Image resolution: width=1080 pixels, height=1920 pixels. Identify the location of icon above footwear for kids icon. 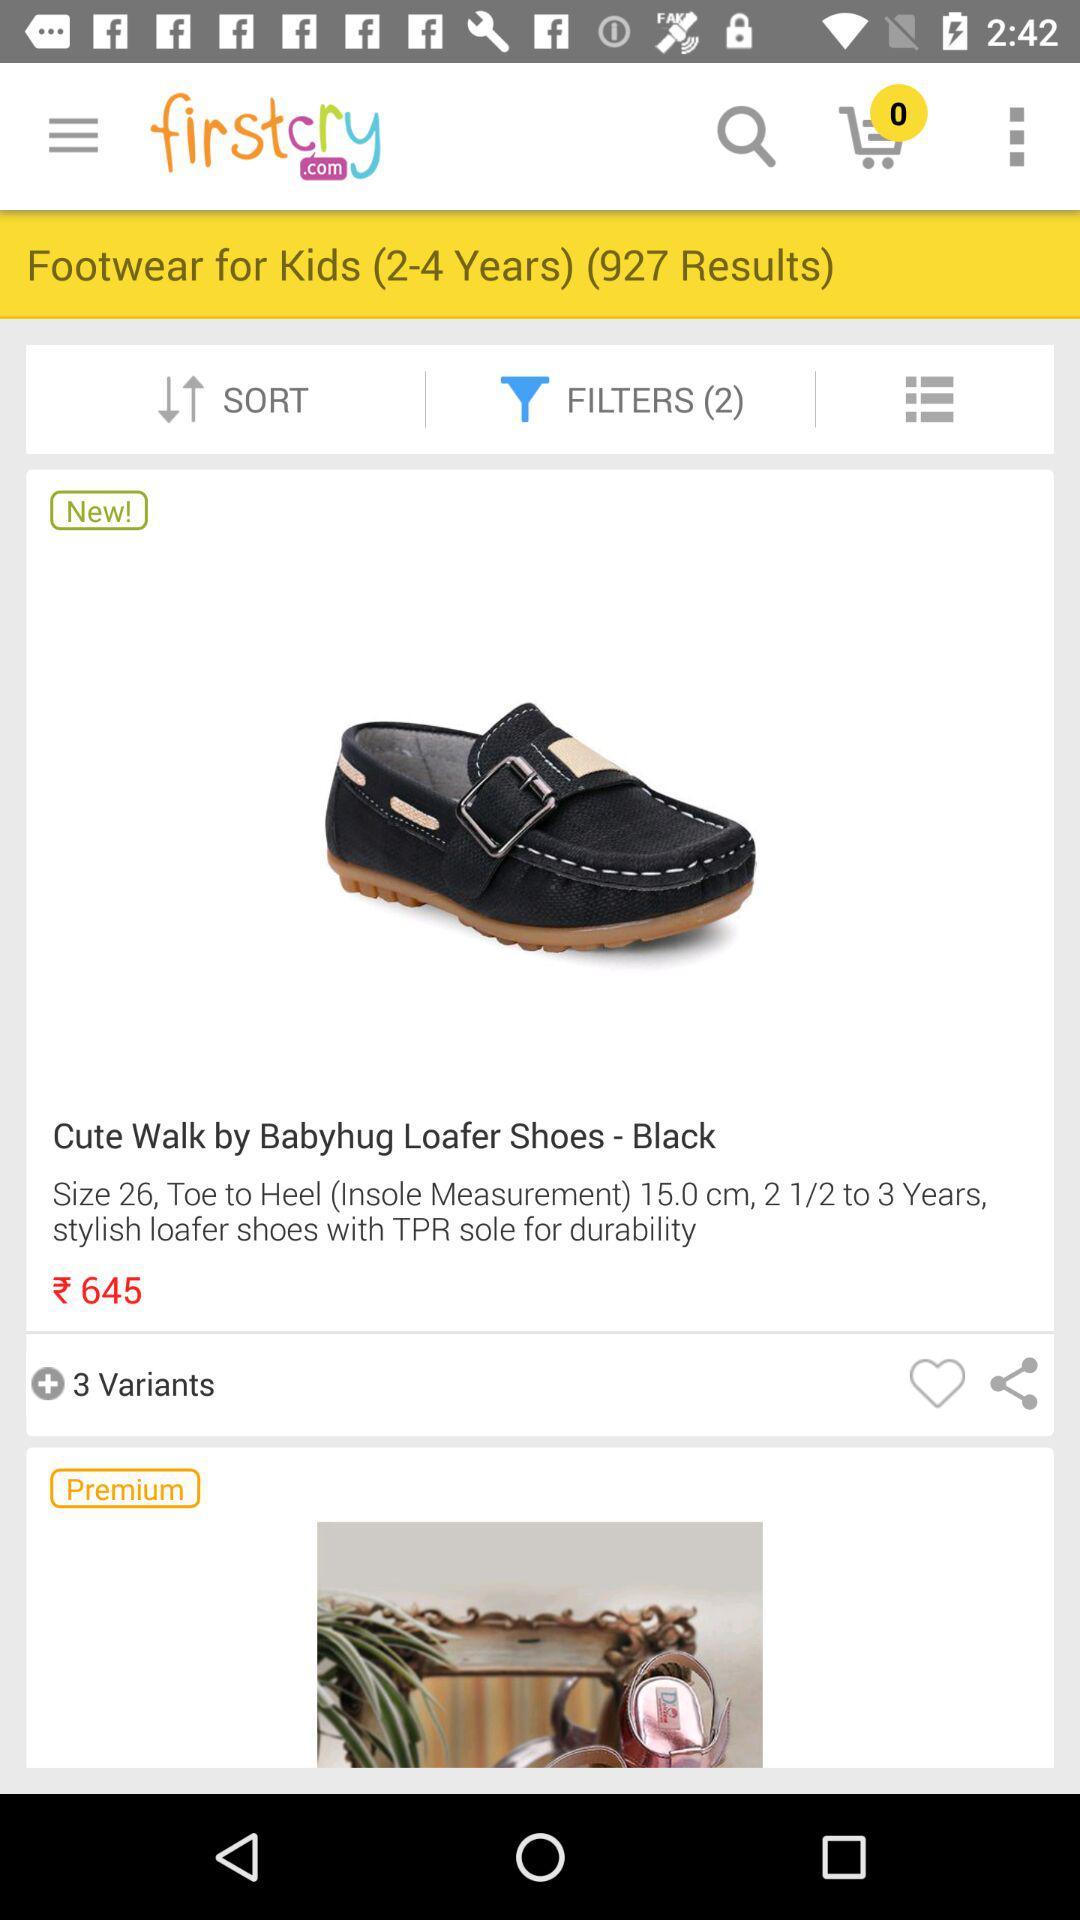
(72, 135).